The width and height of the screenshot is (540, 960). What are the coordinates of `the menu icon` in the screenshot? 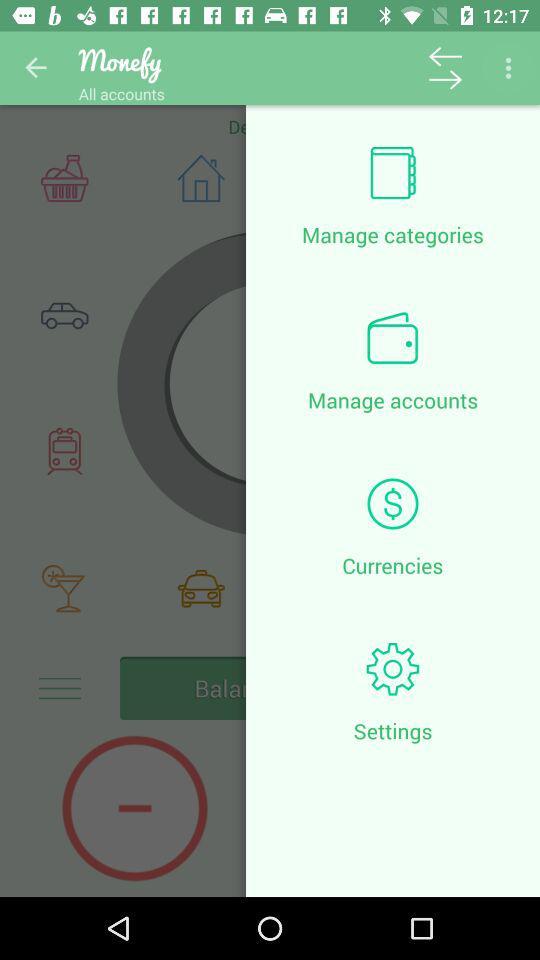 It's located at (59, 688).